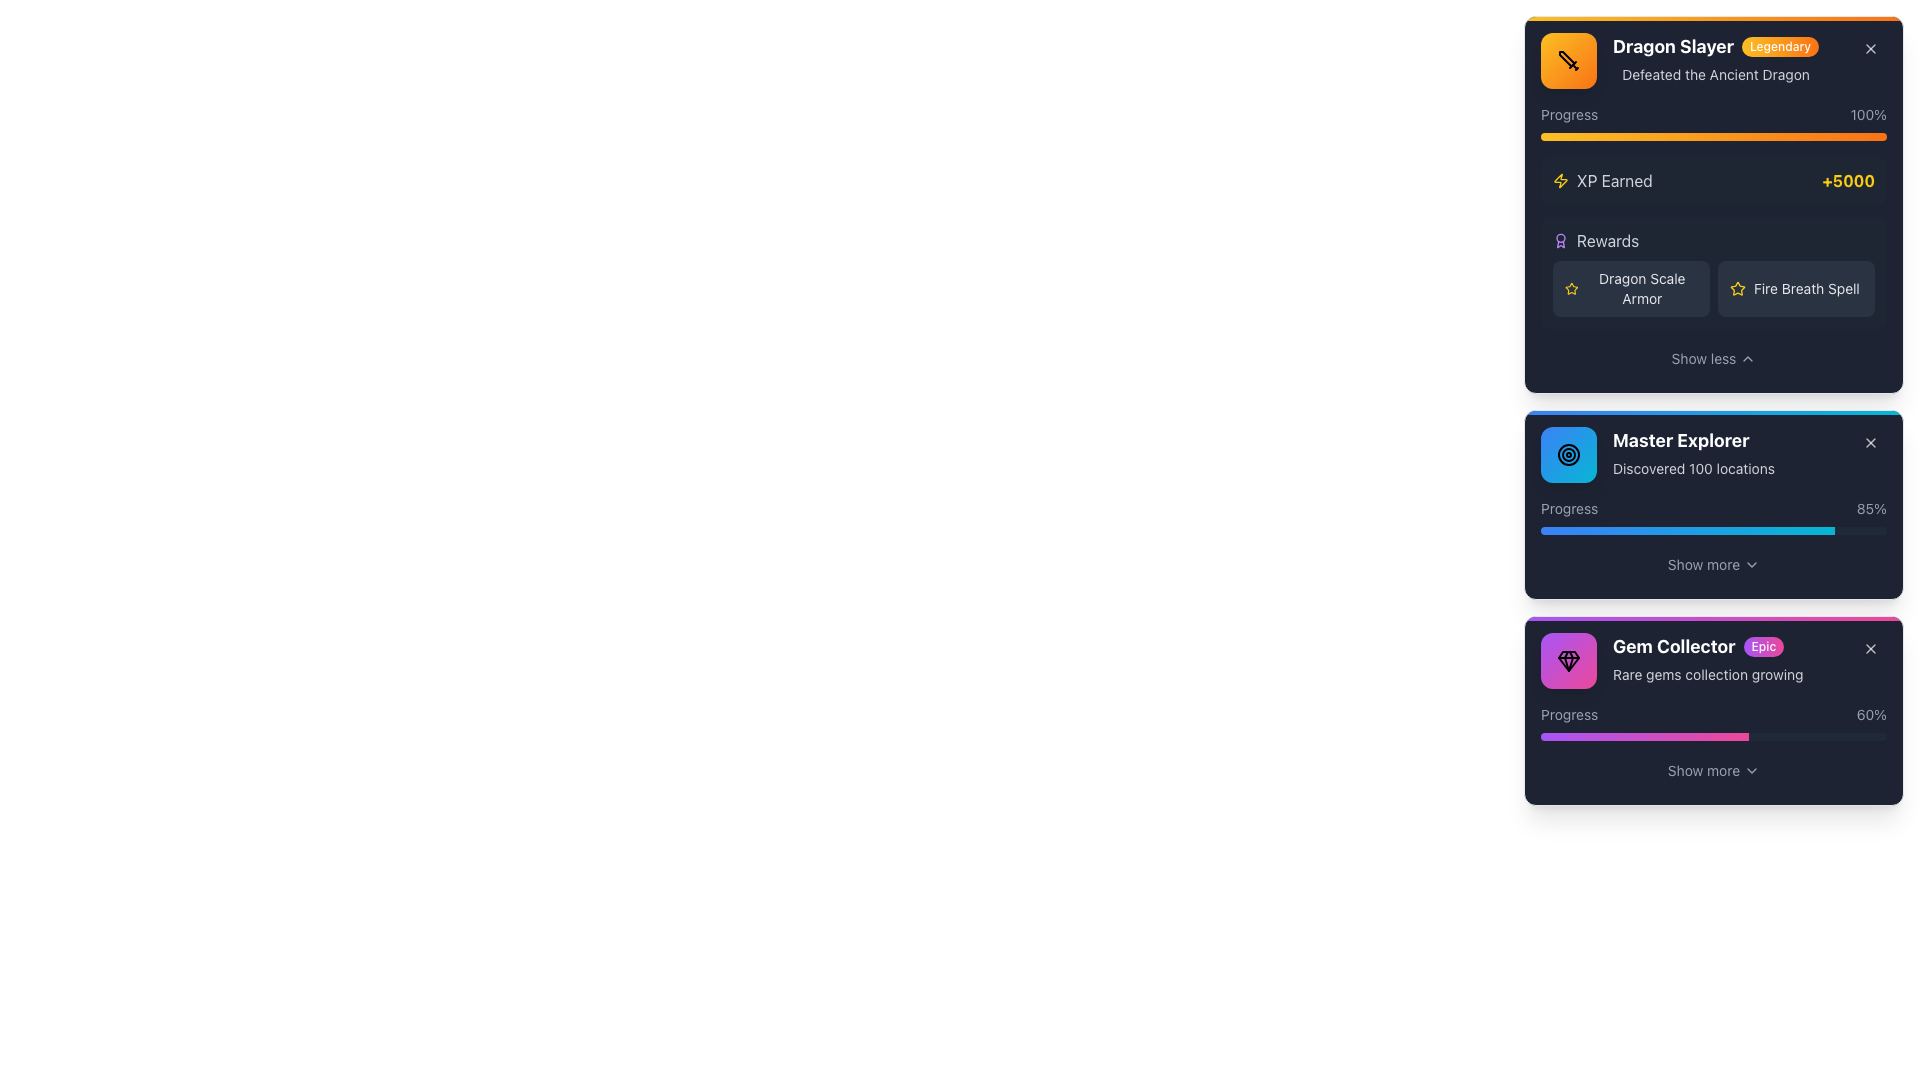 The width and height of the screenshot is (1920, 1080). I want to click on progress percentage displayed in the progress bar for the 'Master Explorer' task, which is located in the middle of the second card in the vertical list of cards, so click(1712, 515).